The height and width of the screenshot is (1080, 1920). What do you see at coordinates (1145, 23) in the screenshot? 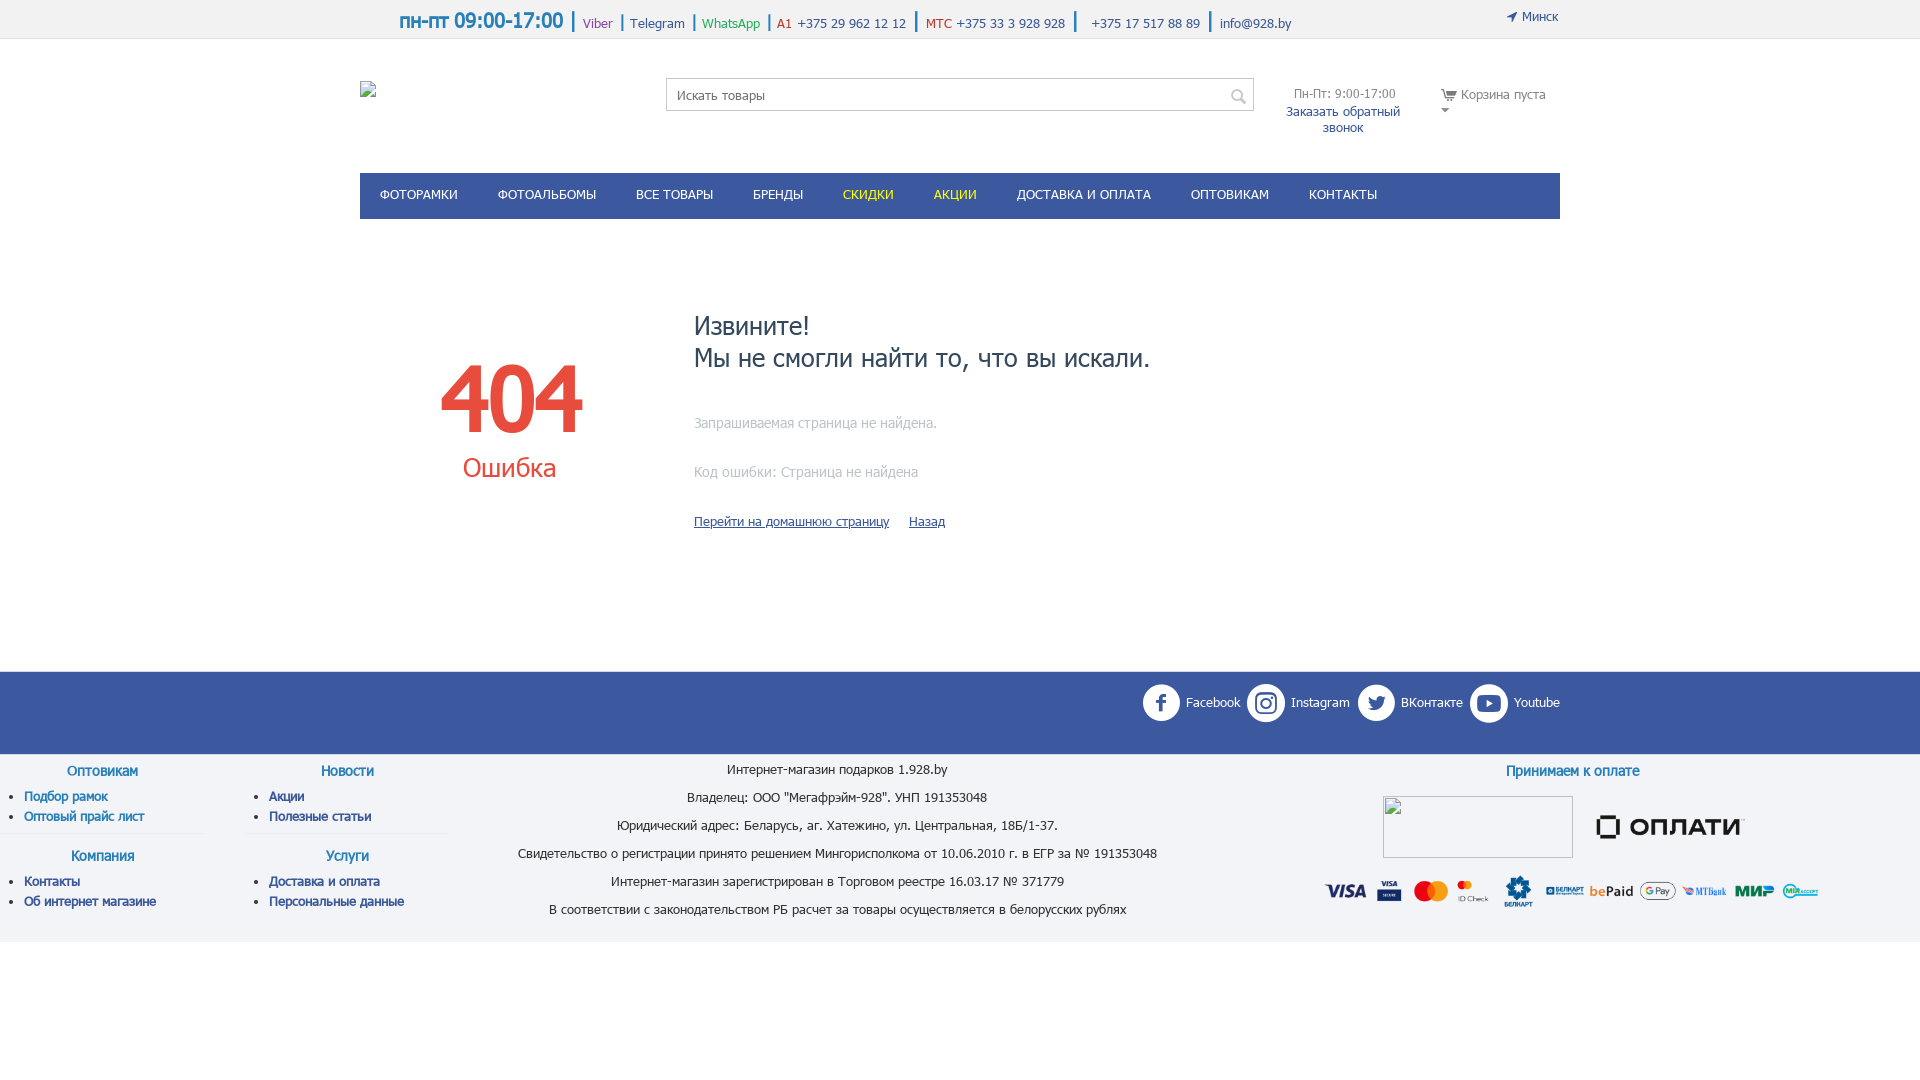
I see `'+375 17 517 88 89'` at bounding box center [1145, 23].